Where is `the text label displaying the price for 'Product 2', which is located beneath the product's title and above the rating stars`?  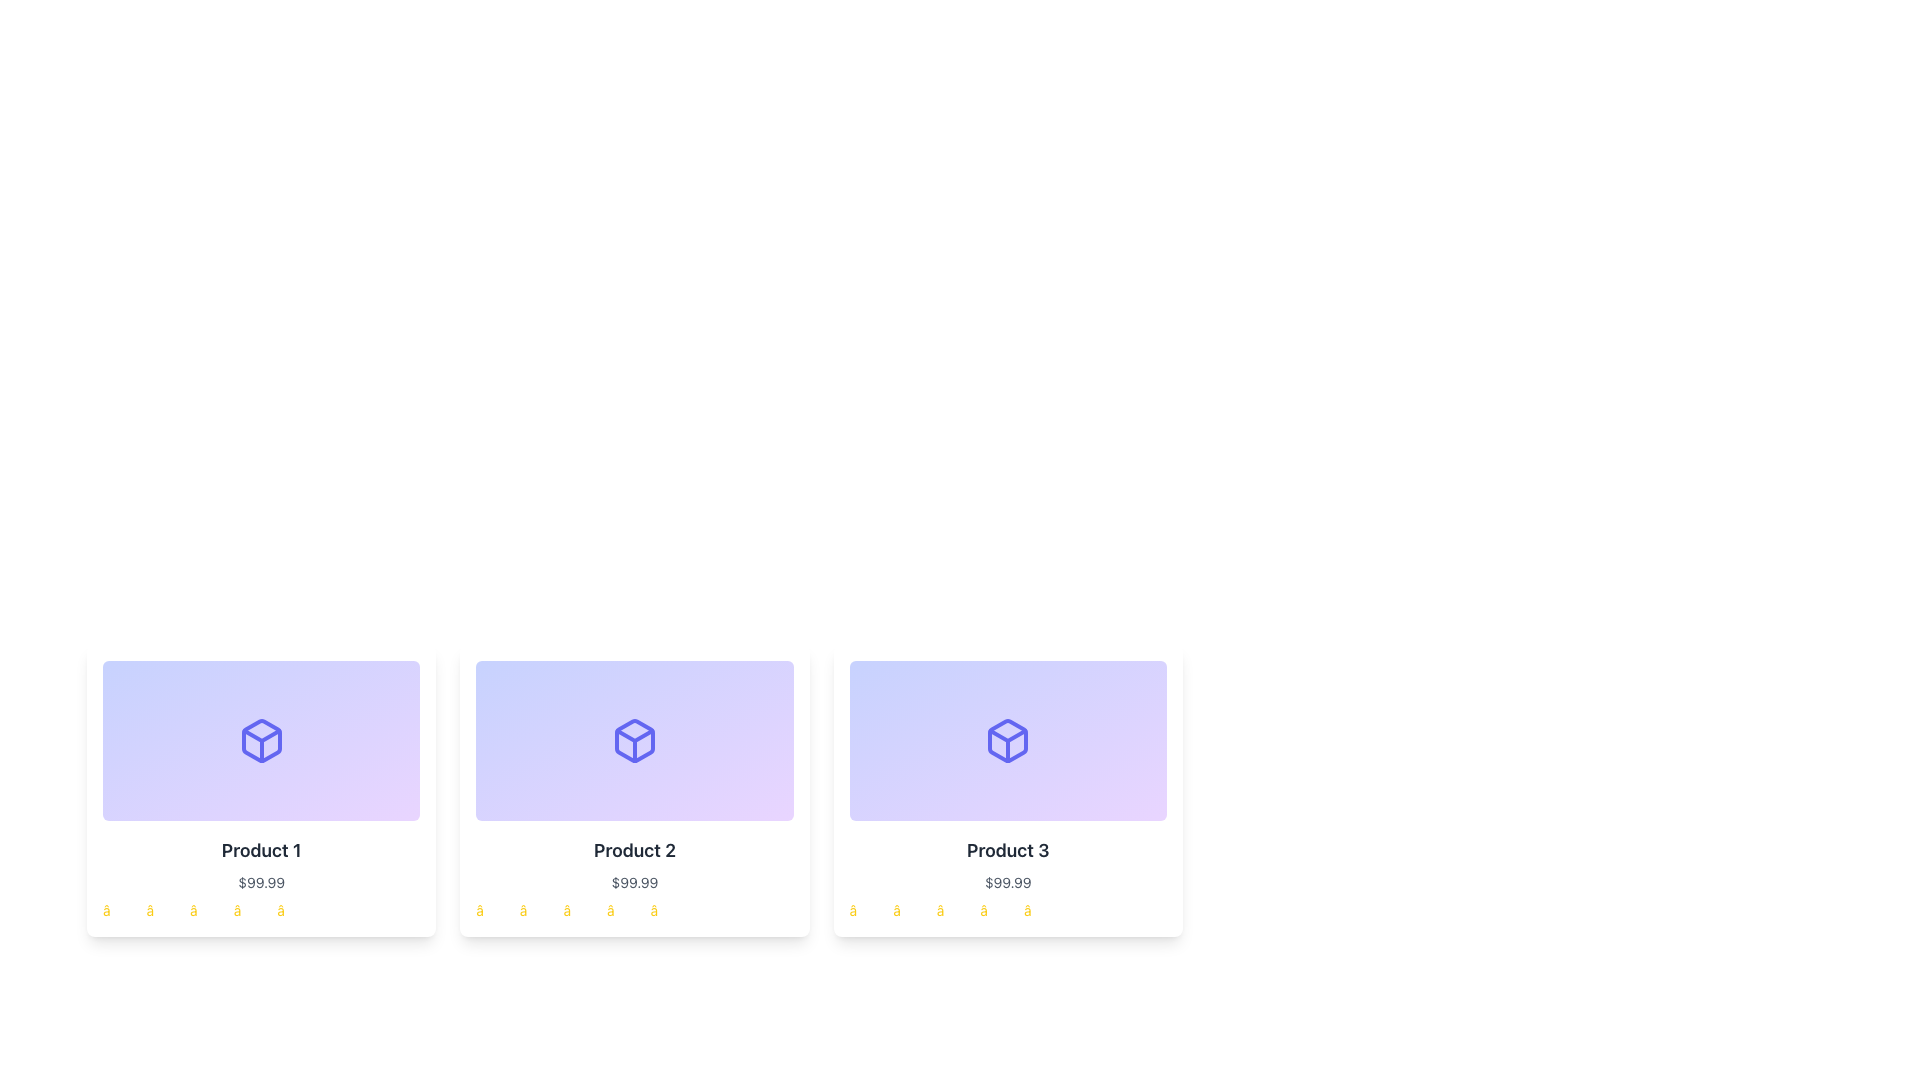 the text label displaying the price for 'Product 2', which is located beneath the product's title and above the rating stars is located at coordinates (633, 882).